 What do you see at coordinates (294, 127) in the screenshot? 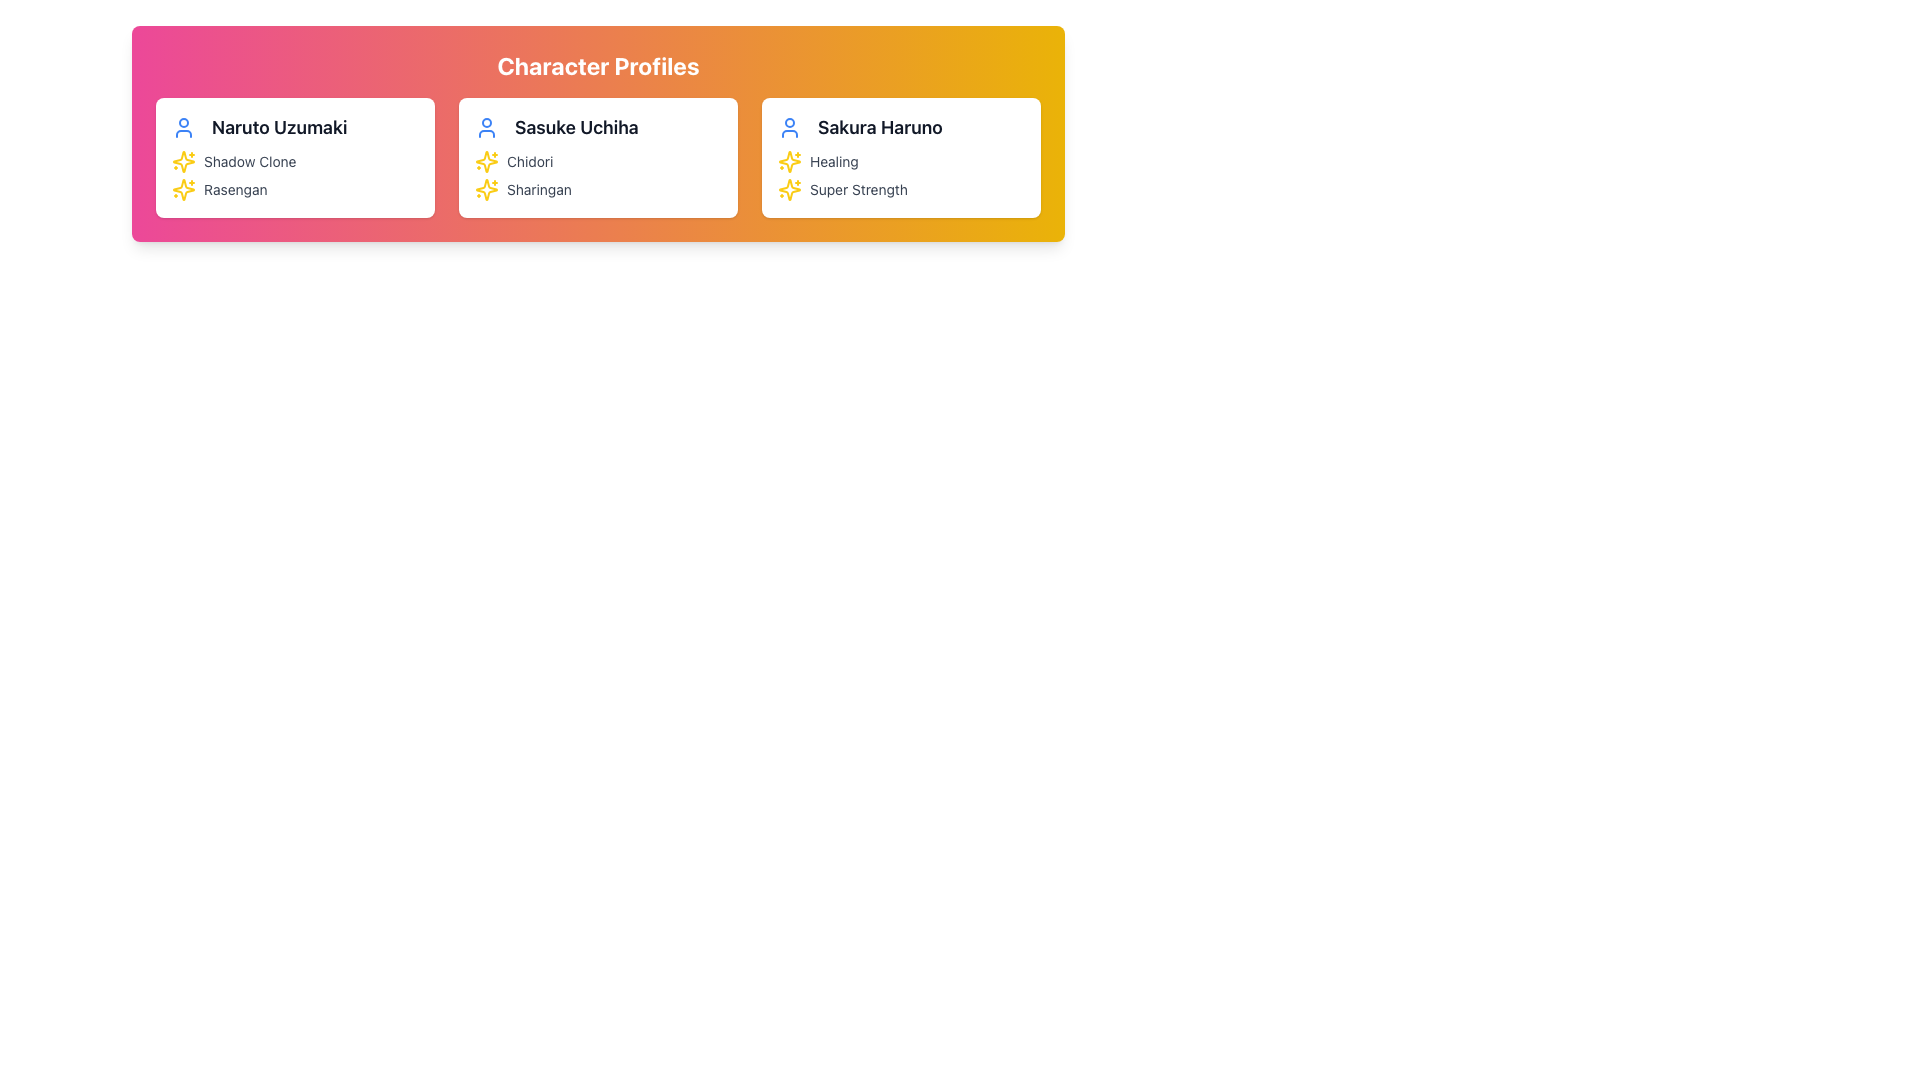
I see `the character name text 'Naruto Uzumaki' for potential interactions, located in the first profile of the 'Character Profiles' section` at bounding box center [294, 127].